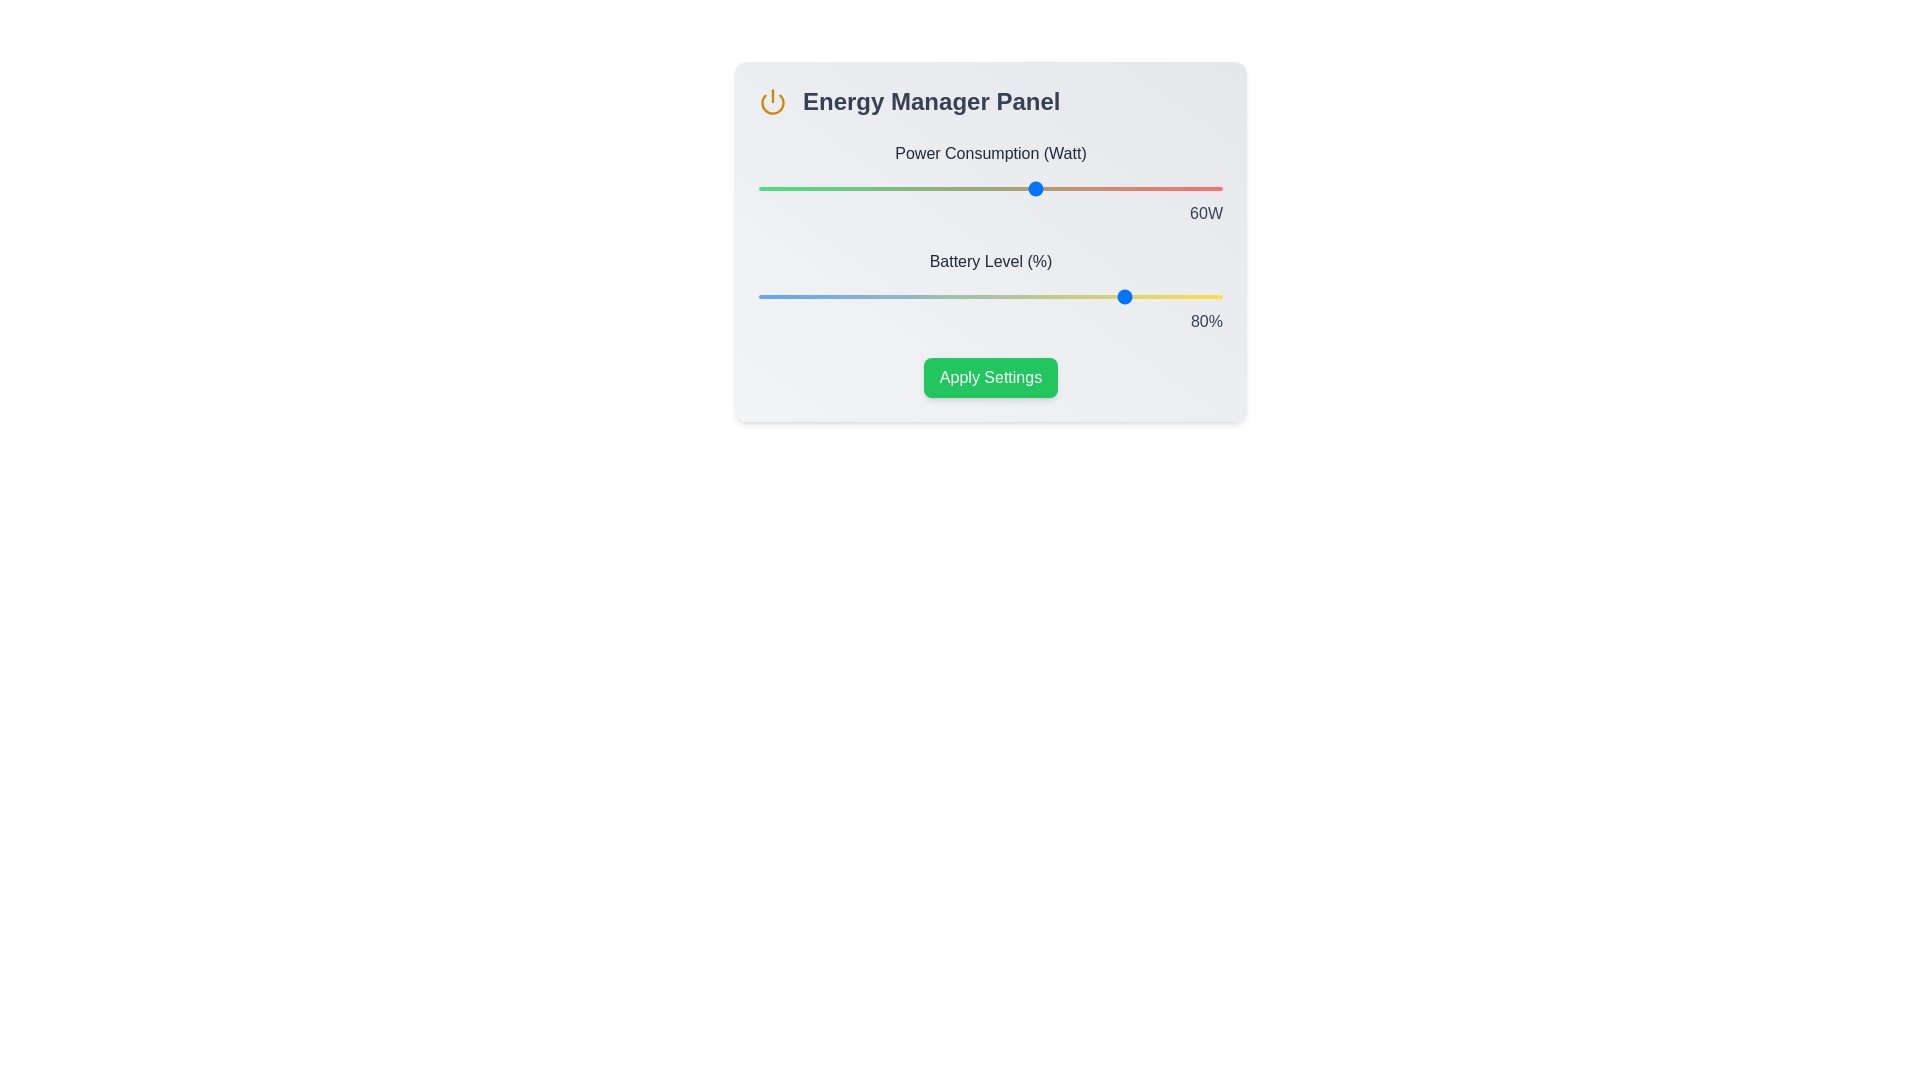 The image size is (1920, 1080). I want to click on the power consumption slider to 30 percent, so click(897, 189).